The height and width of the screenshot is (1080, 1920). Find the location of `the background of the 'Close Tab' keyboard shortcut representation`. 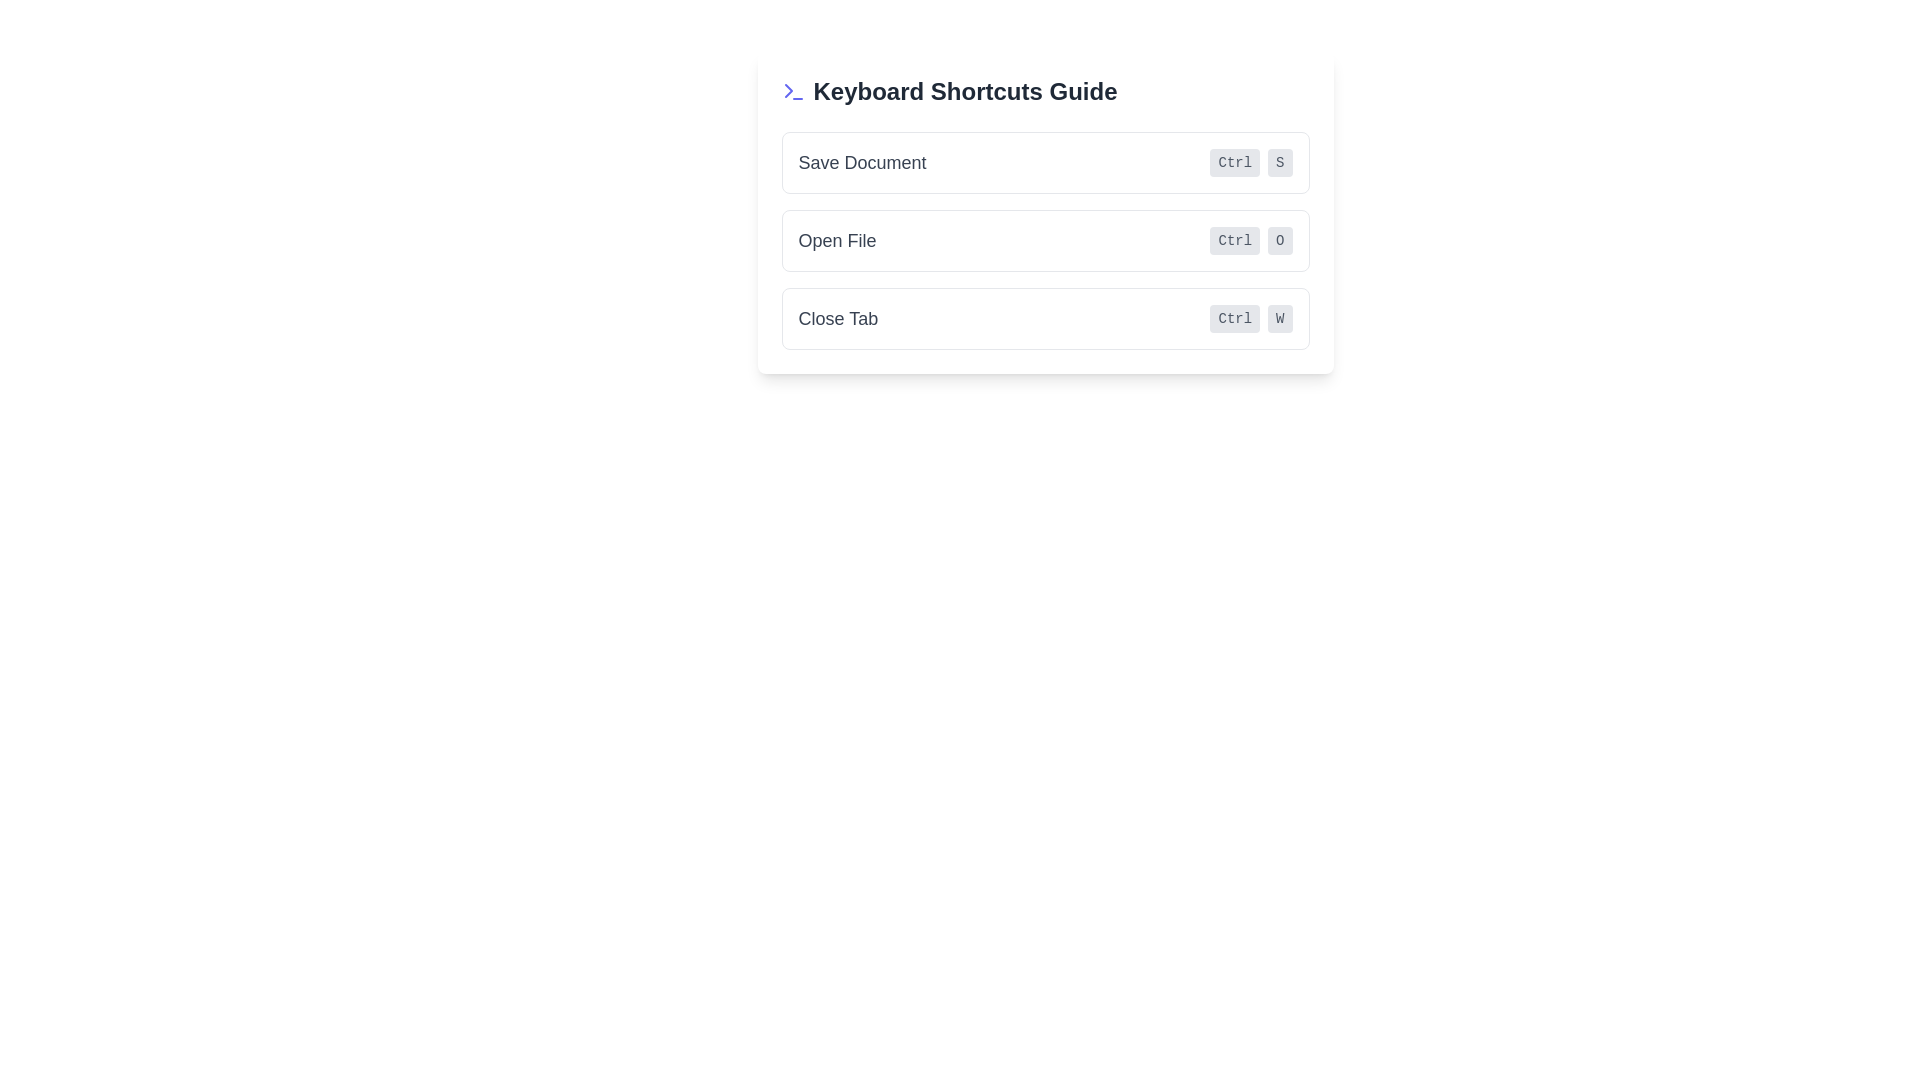

the background of the 'Close Tab' keyboard shortcut representation is located at coordinates (1044, 318).